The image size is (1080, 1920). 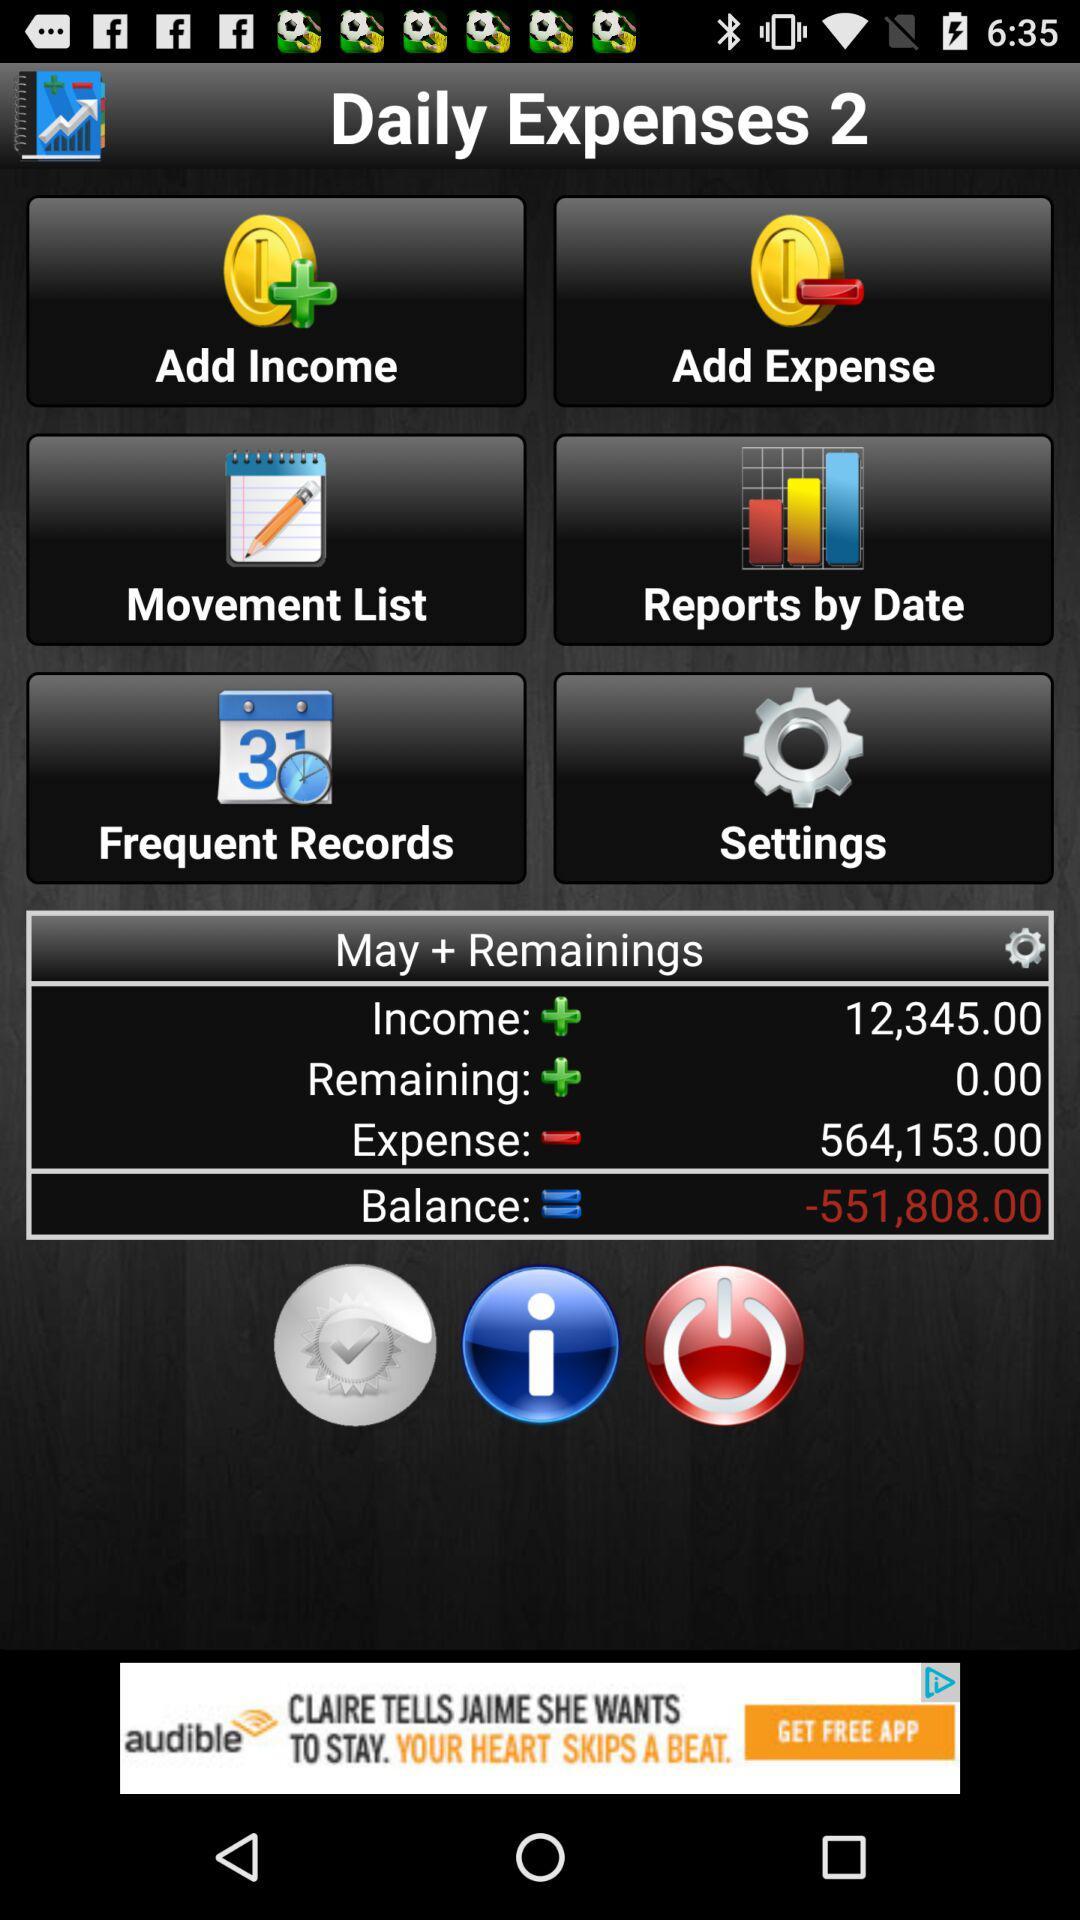 What do you see at coordinates (58, 114) in the screenshot?
I see `move to different page` at bounding box center [58, 114].